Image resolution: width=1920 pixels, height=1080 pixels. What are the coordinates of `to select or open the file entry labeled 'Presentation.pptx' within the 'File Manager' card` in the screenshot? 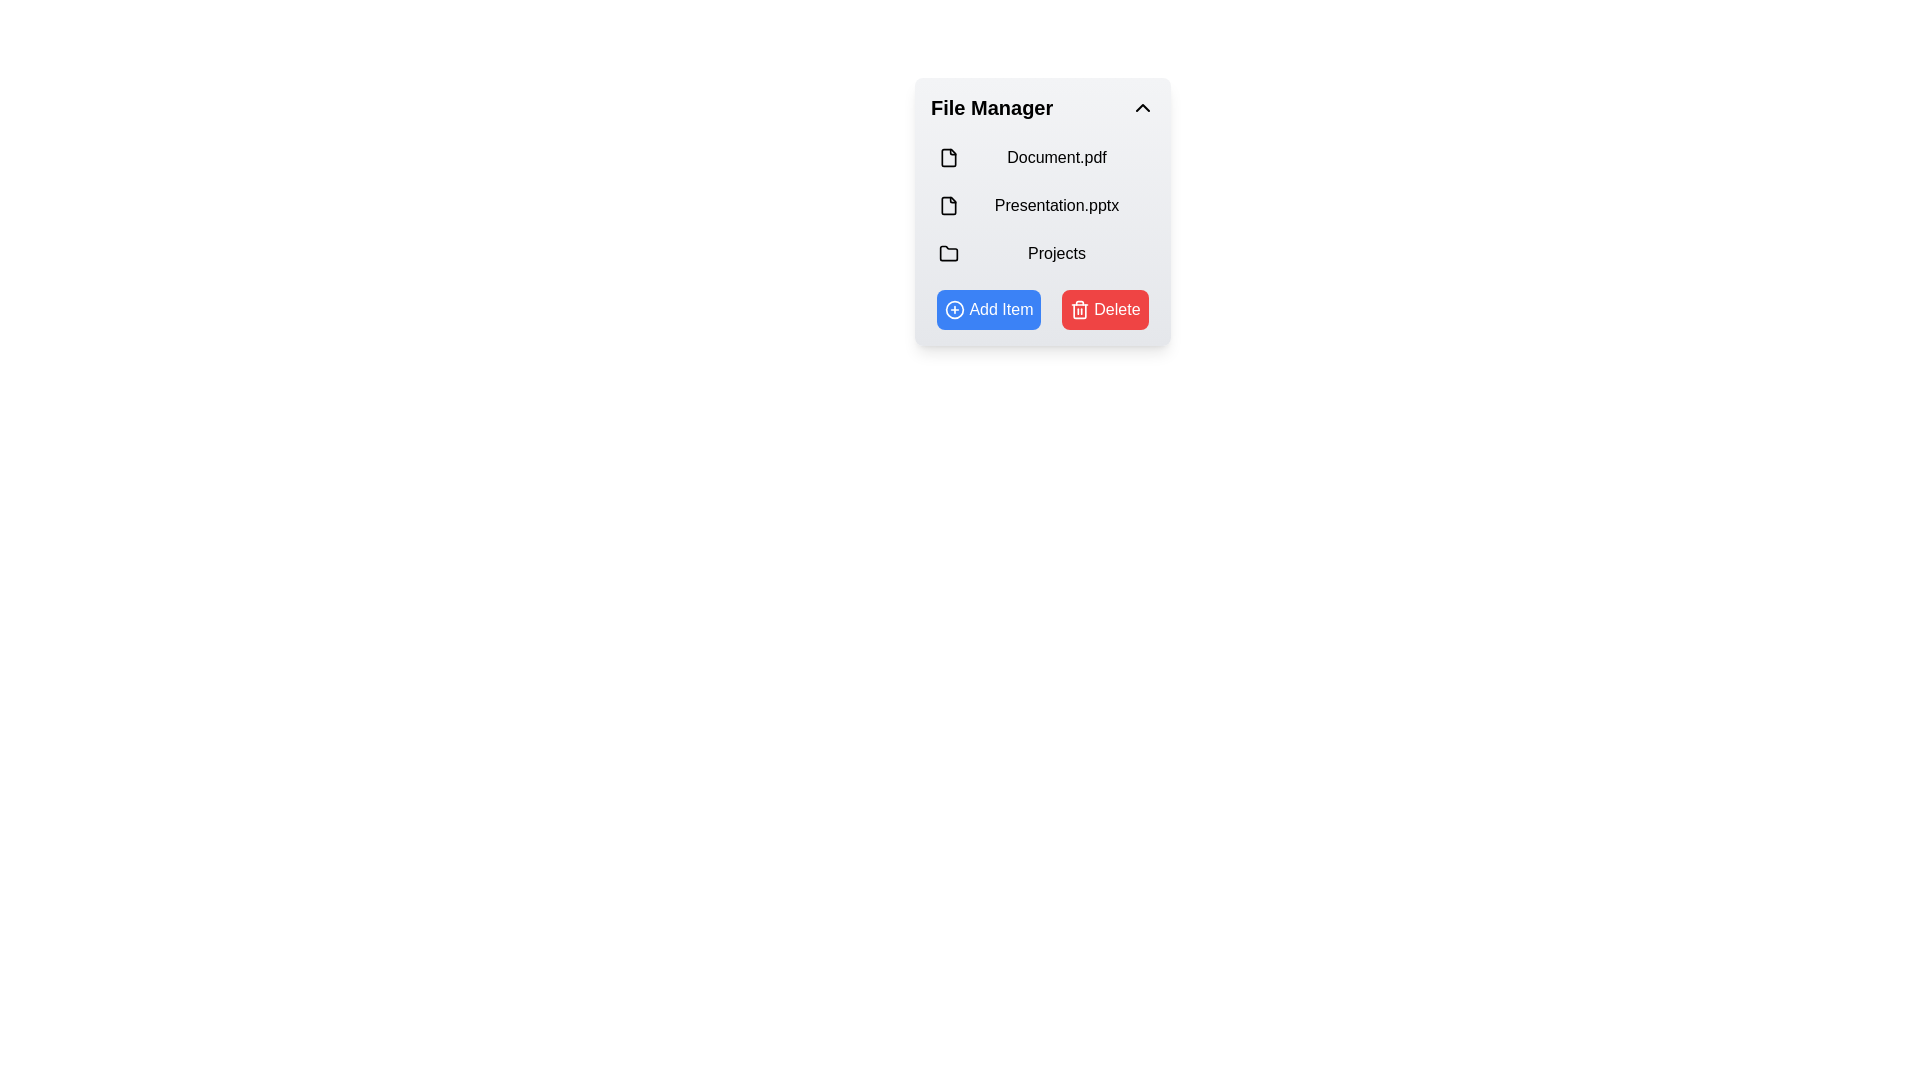 It's located at (1041, 212).